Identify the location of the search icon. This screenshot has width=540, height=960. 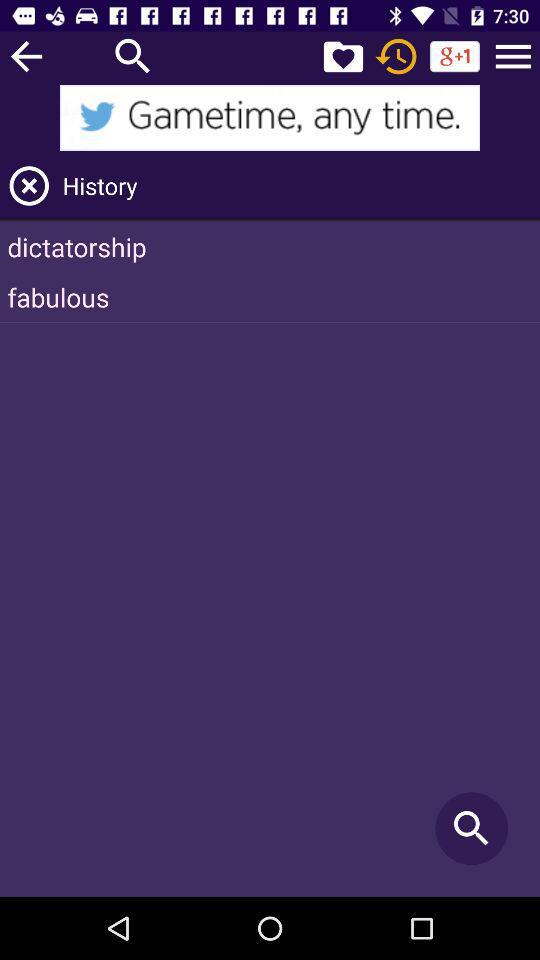
(133, 55).